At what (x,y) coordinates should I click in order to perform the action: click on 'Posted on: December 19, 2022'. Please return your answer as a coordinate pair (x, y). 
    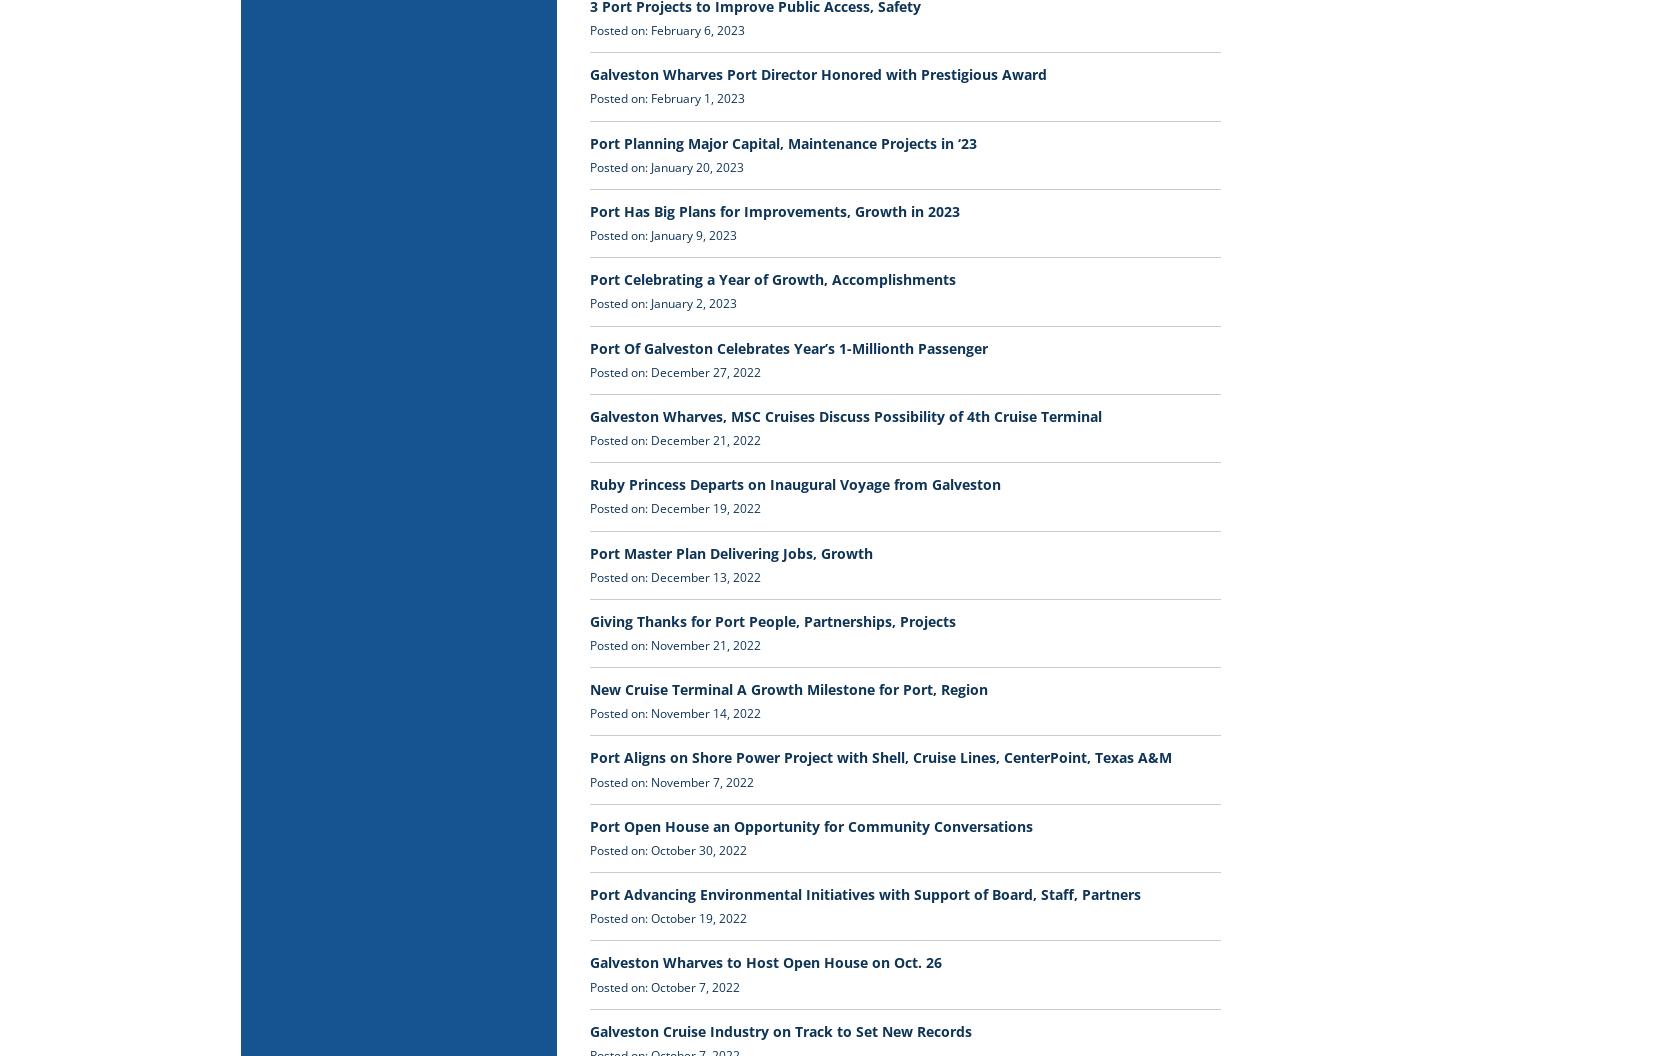
    Looking at the image, I should click on (674, 507).